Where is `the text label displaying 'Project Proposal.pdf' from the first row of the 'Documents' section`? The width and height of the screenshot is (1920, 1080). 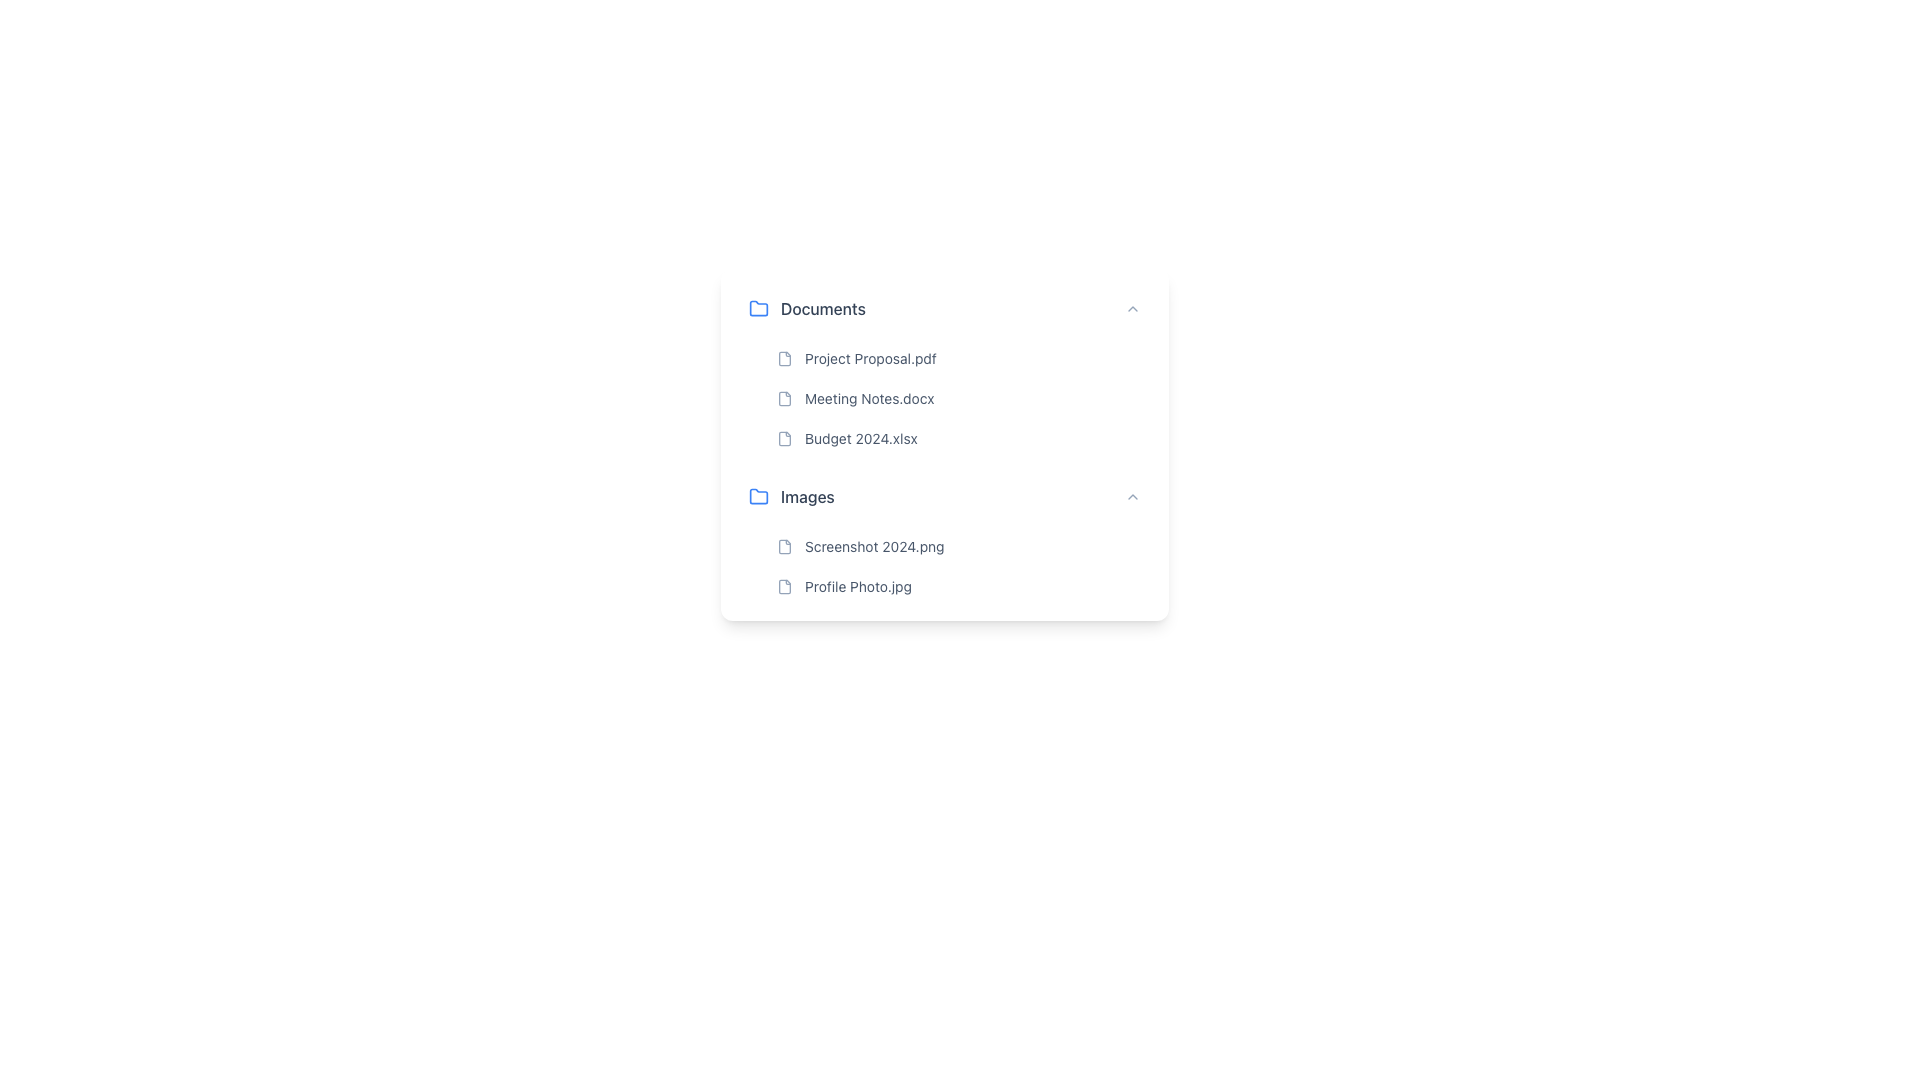
the text label displaying 'Project Proposal.pdf' from the first row of the 'Documents' section is located at coordinates (870, 357).